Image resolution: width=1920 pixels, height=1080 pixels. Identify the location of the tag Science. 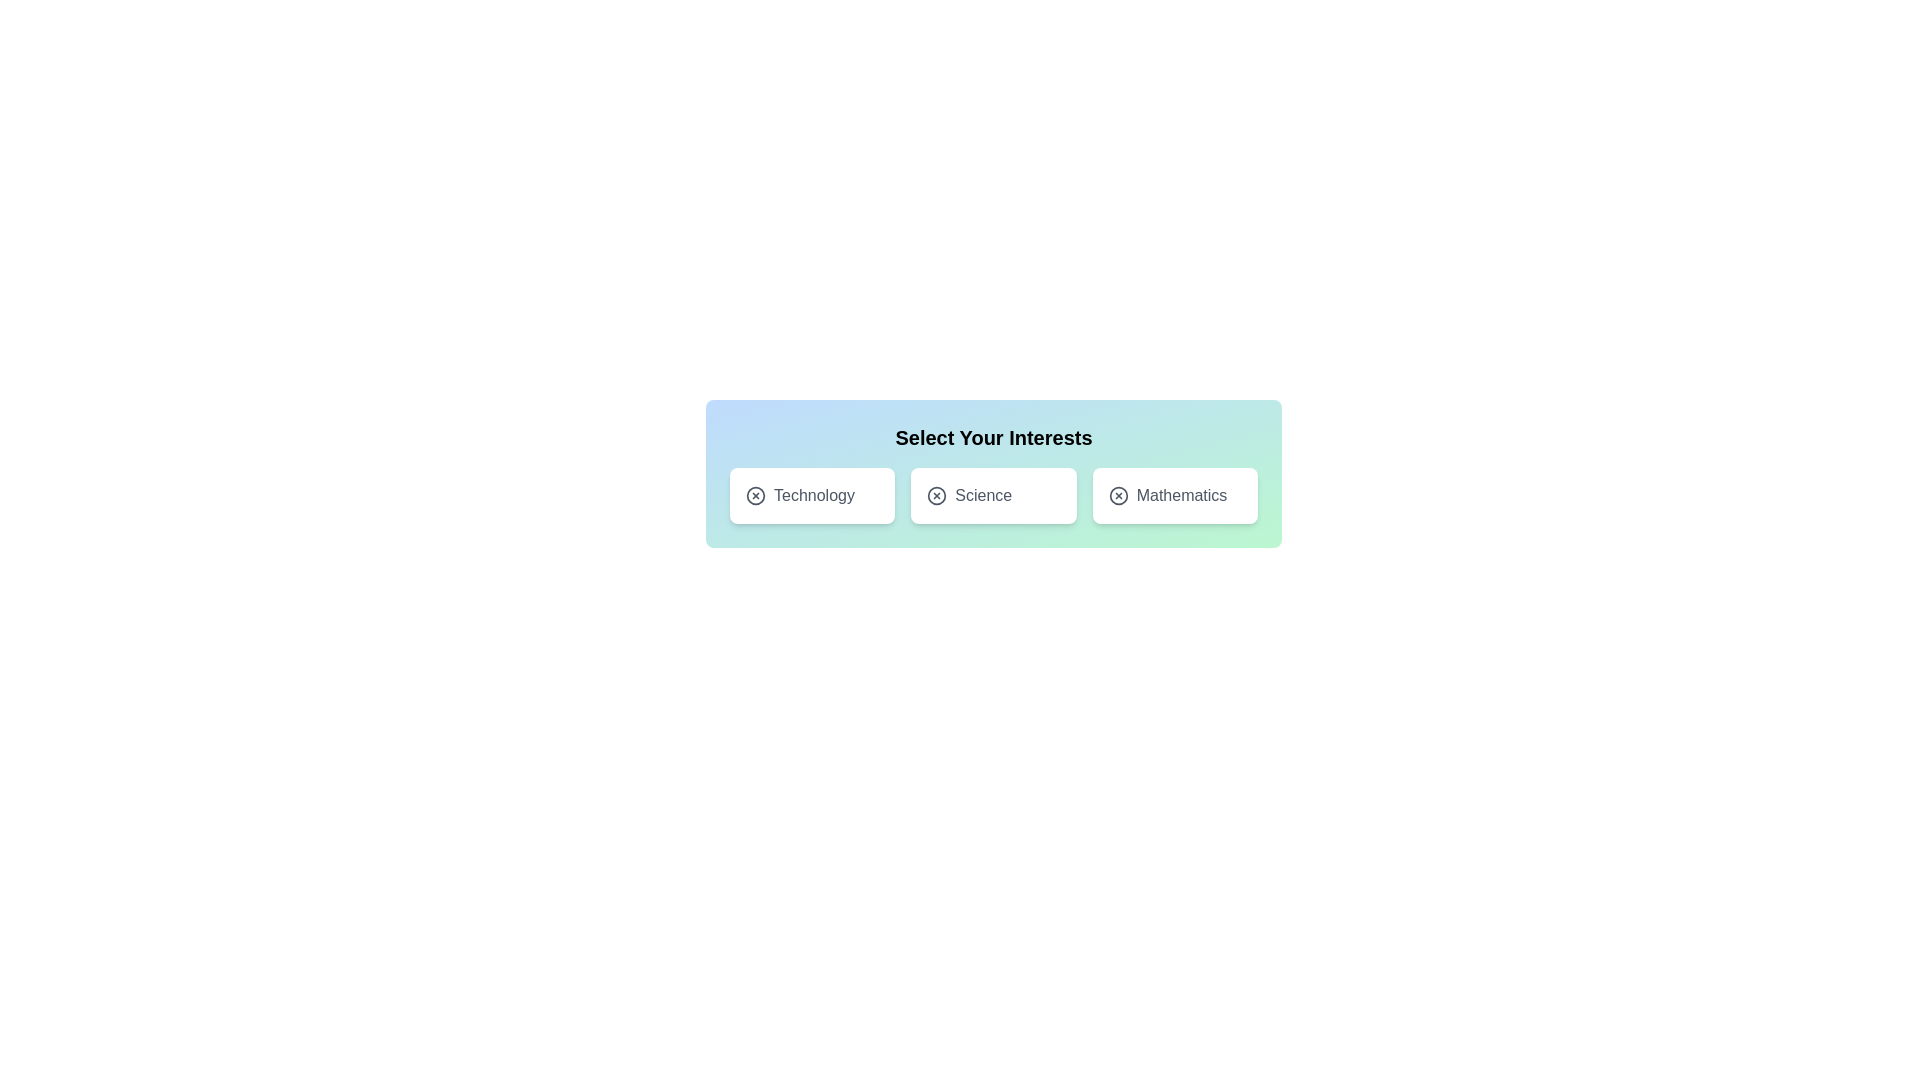
(993, 495).